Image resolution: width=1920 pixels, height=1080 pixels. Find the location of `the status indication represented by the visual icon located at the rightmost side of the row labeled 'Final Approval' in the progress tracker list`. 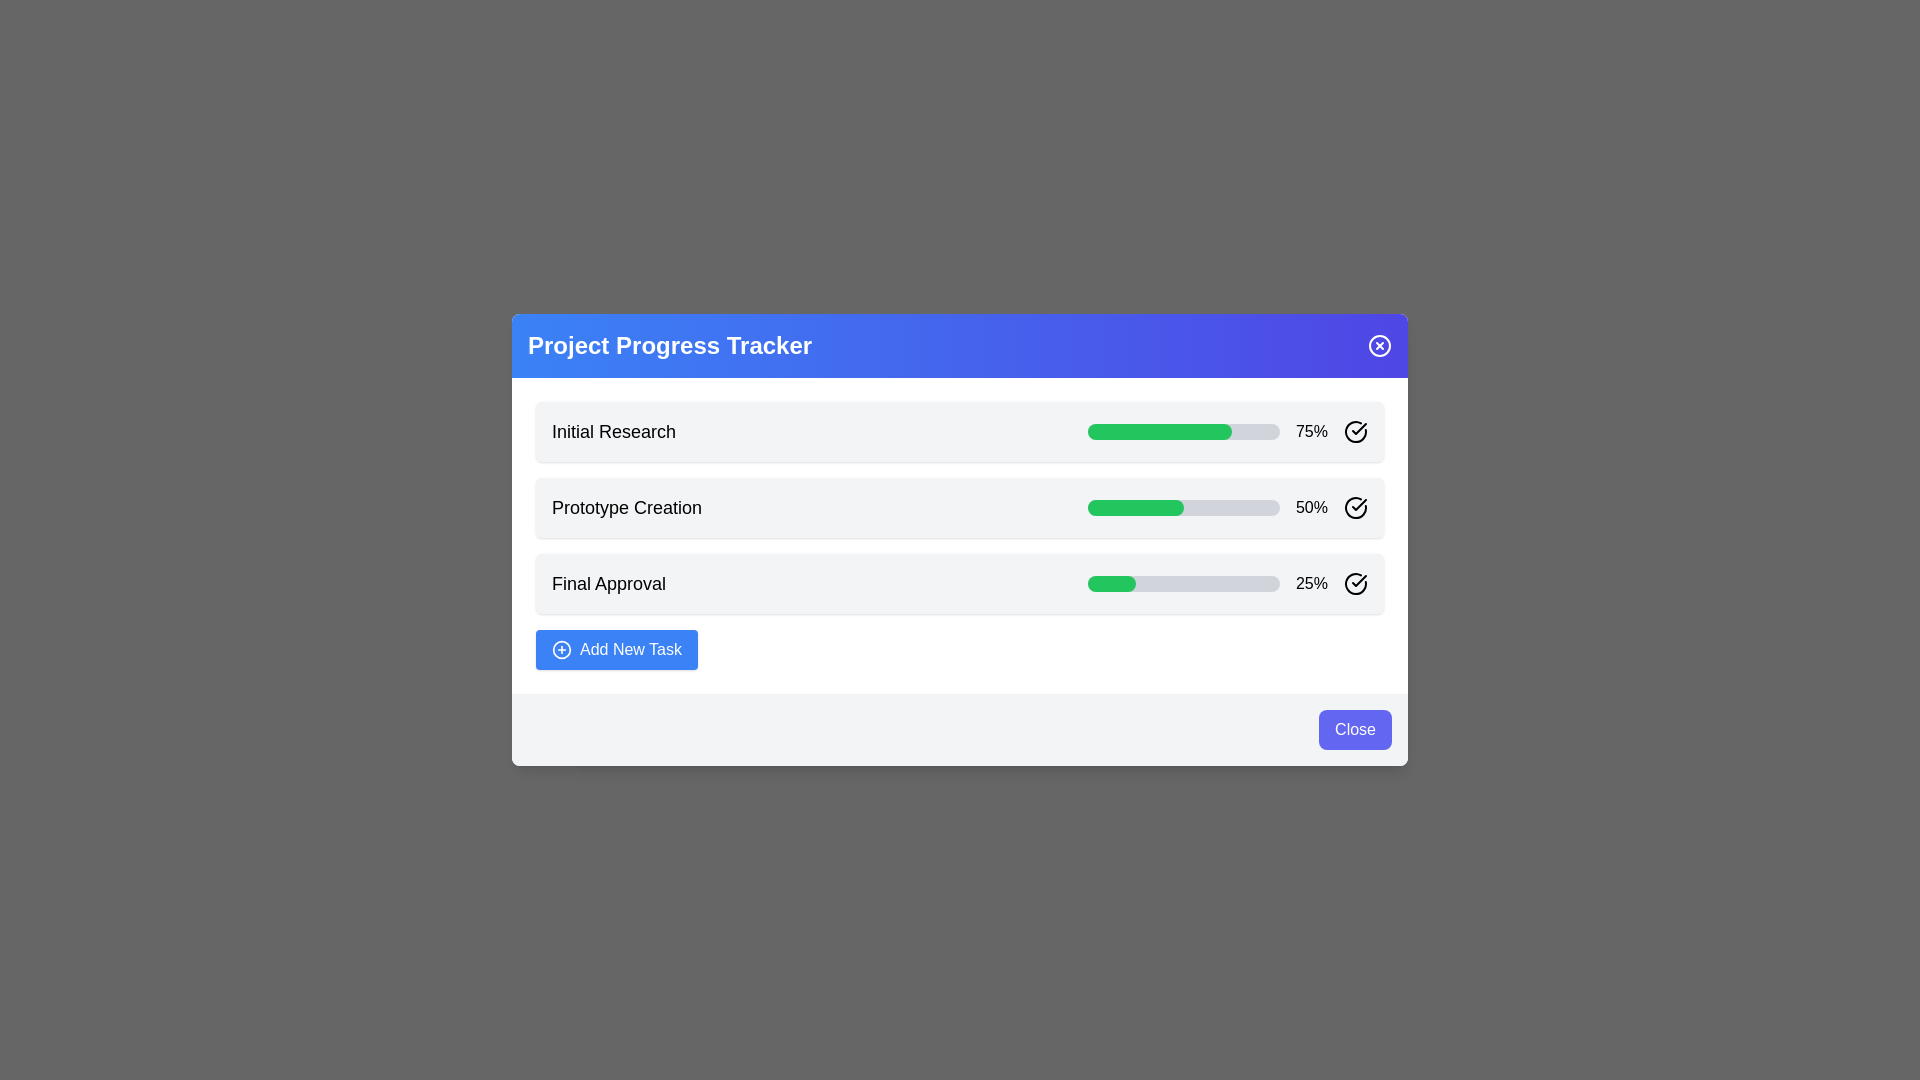

the status indication represented by the visual icon located at the rightmost side of the row labeled 'Final Approval' in the progress tracker list is located at coordinates (1356, 507).